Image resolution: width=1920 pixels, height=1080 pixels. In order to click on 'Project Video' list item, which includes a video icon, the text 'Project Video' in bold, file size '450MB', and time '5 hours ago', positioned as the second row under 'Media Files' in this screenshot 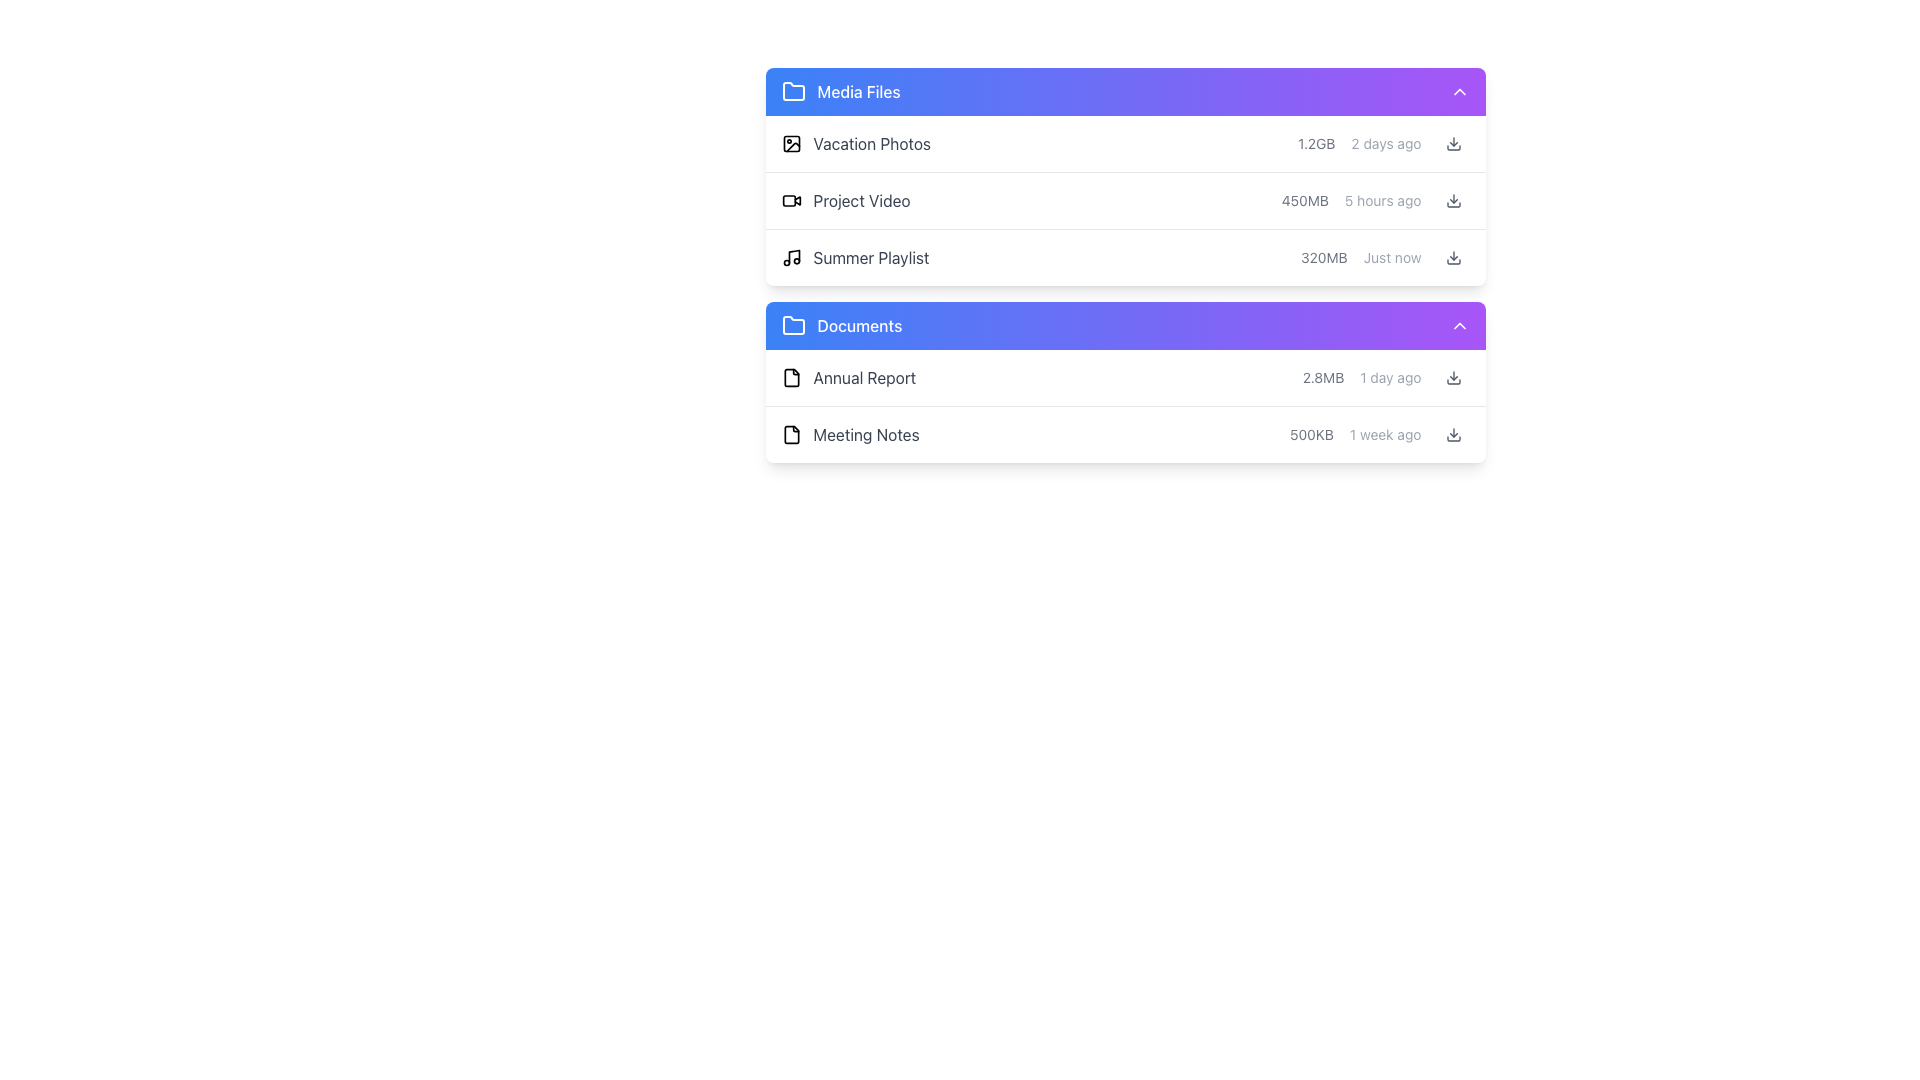, I will do `click(1125, 201)`.